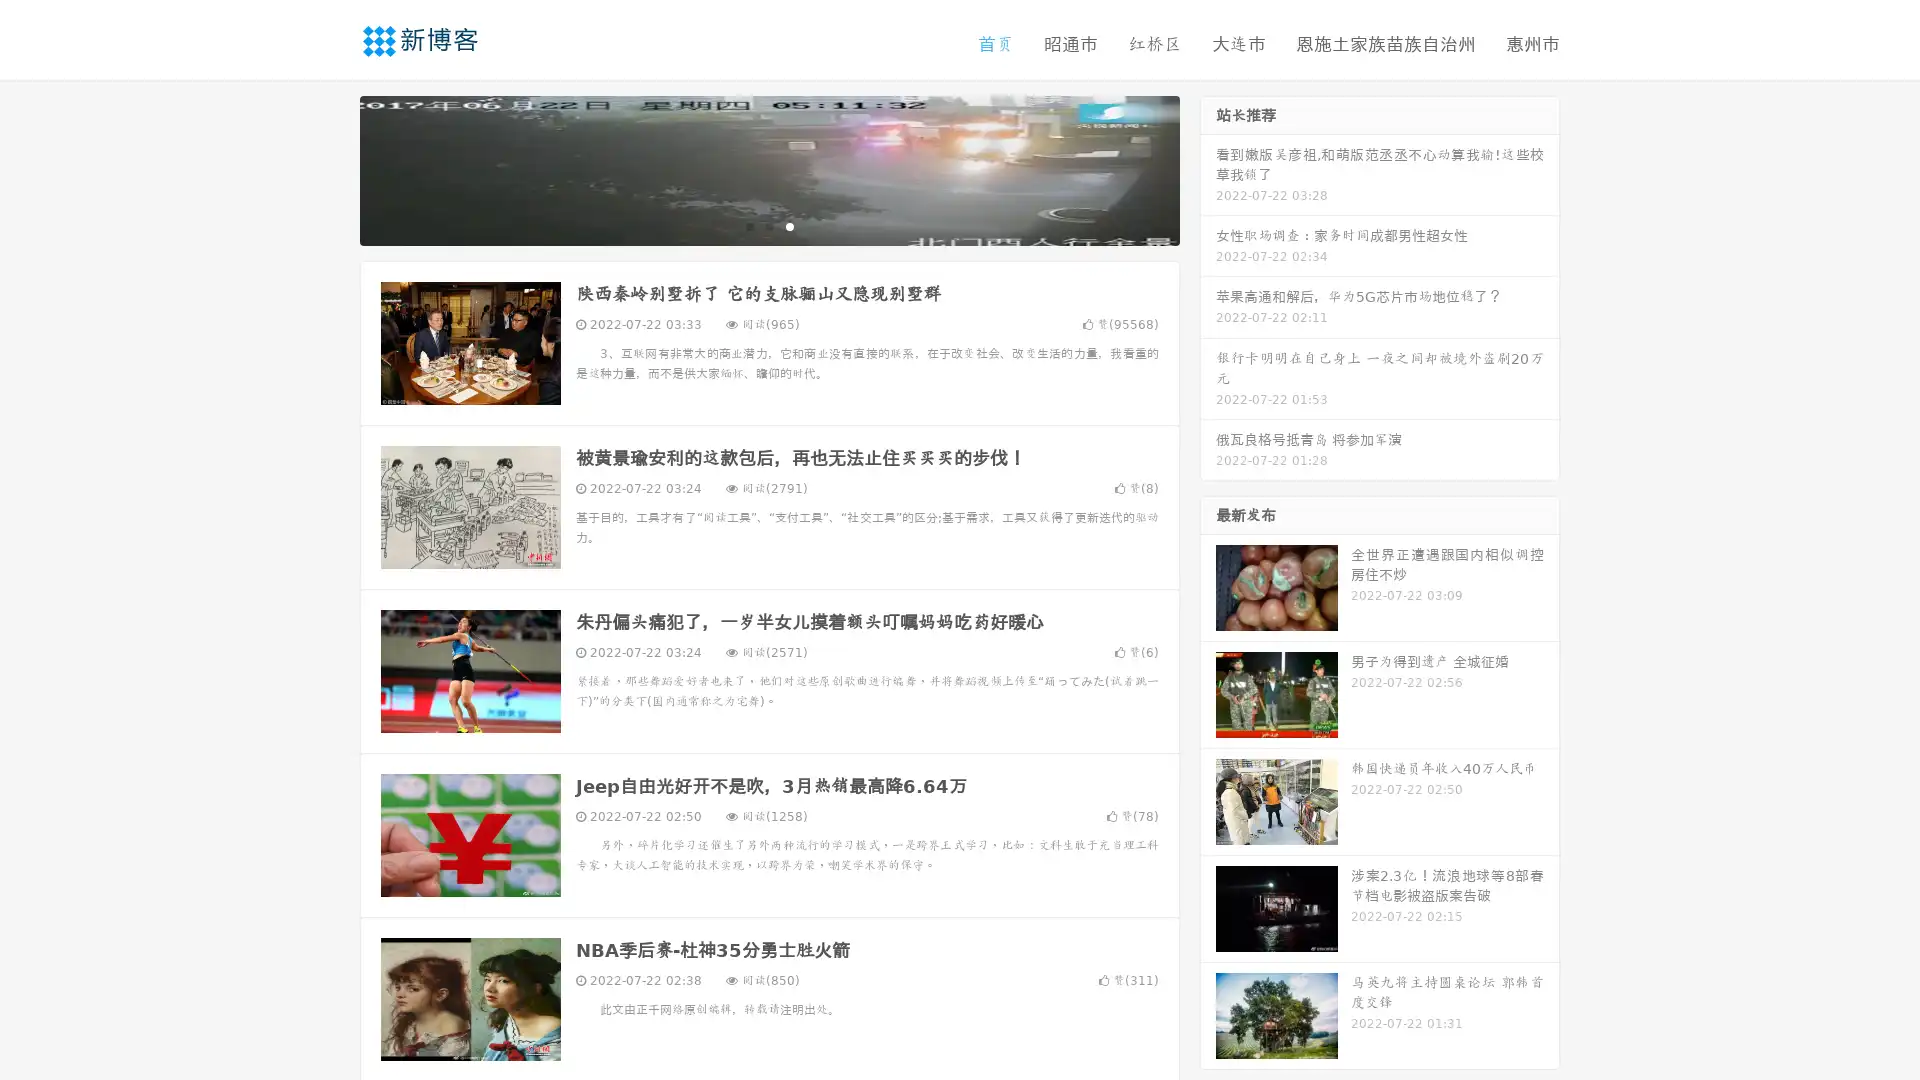 The image size is (1920, 1080). What do you see at coordinates (1208, 168) in the screenshot?
I see `Next slide` at bounding box center [1208, 168].